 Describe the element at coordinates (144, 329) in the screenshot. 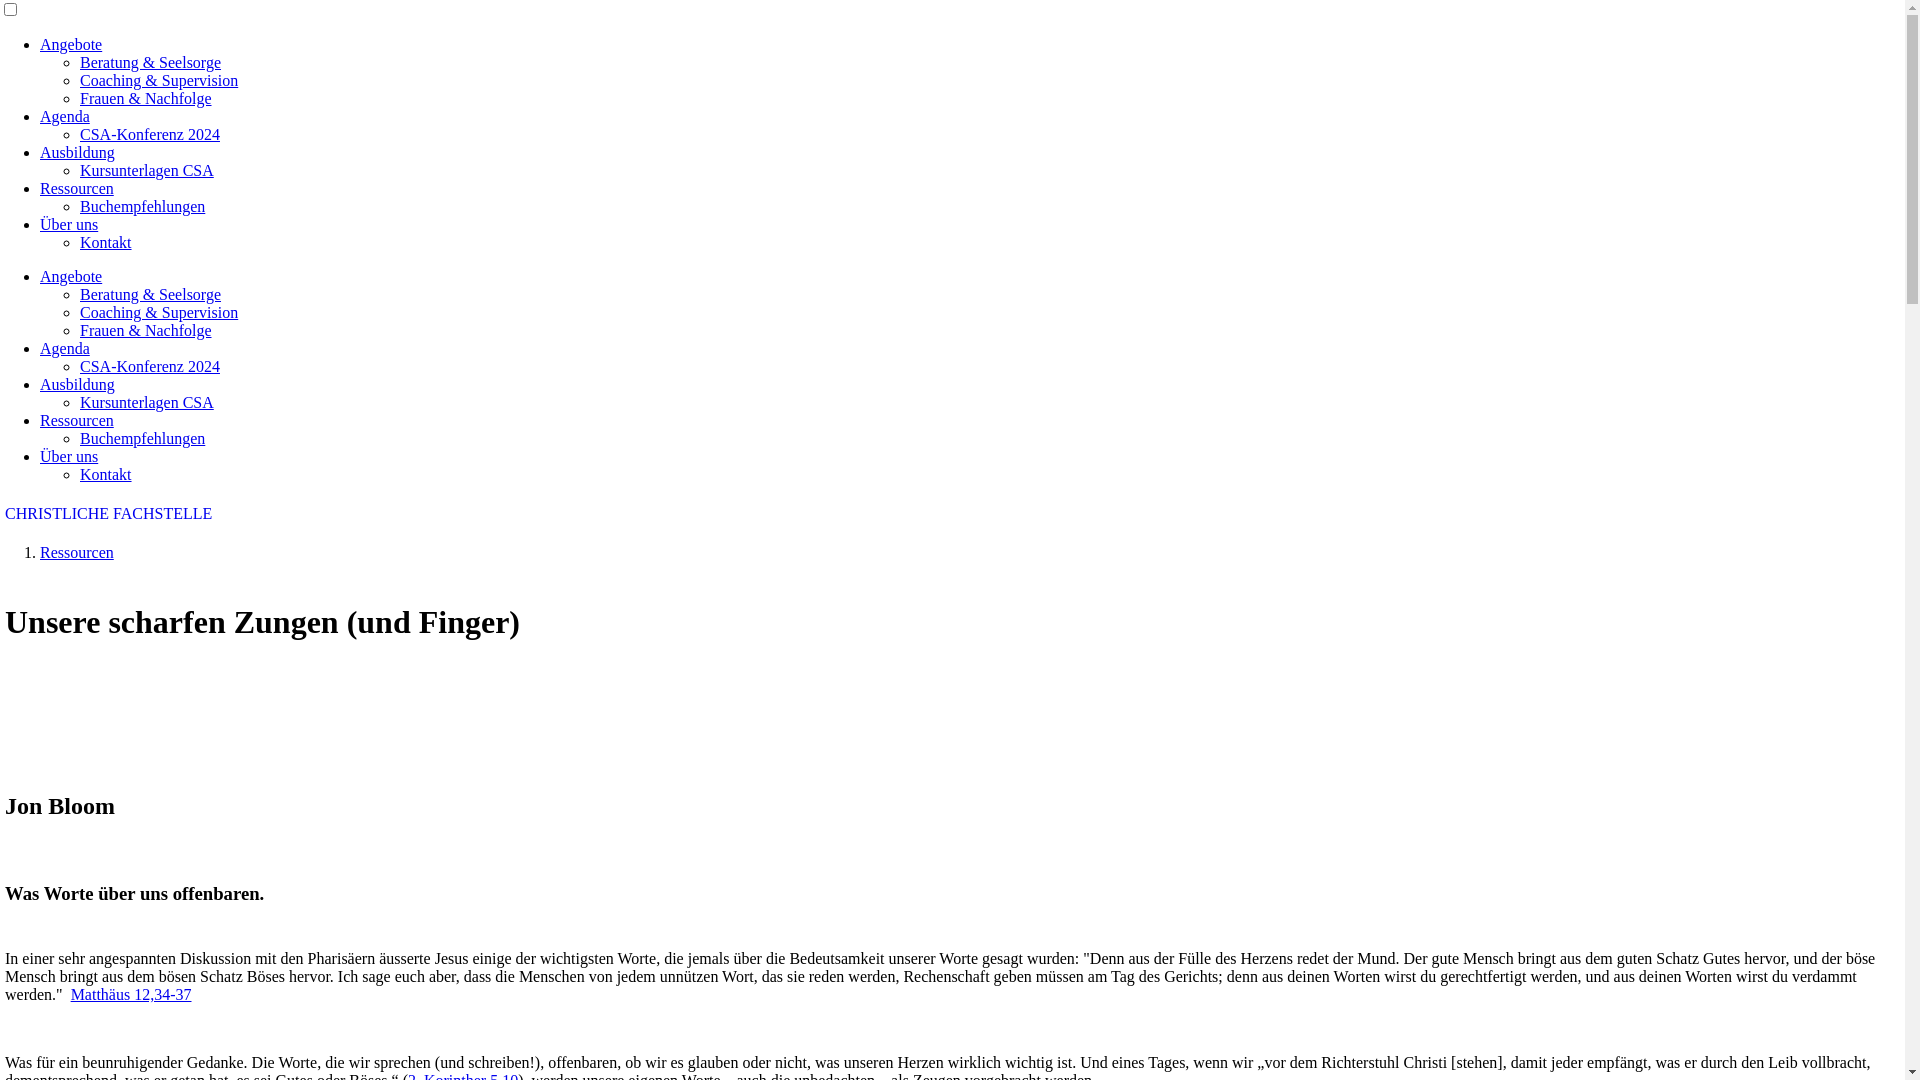

I see `'Frauen & Nachfolge'` at that location.